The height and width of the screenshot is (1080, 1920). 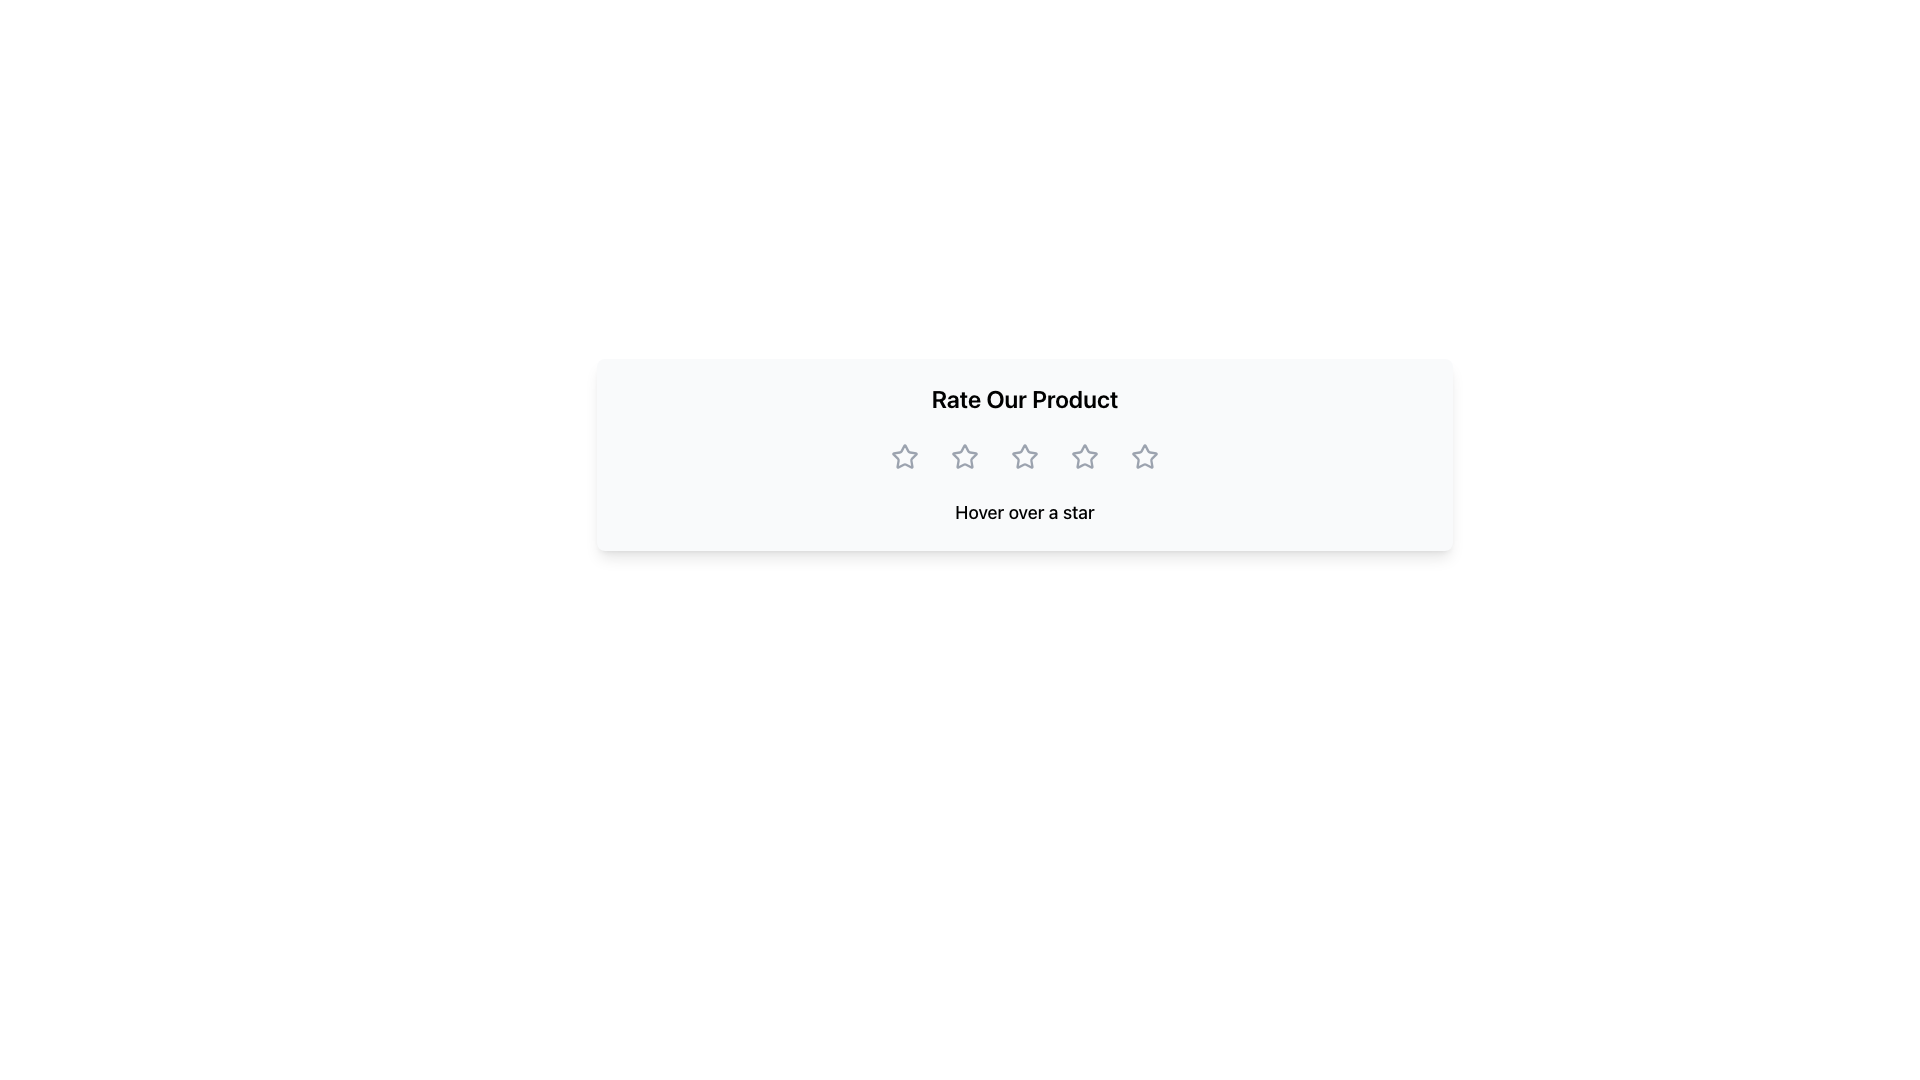 What do you see at coordinates (1025, 456) in the screenshot?
I see `the third star-shaped rating button, which is gray and has a subtle shadow` at bounding box center [1025, 456].